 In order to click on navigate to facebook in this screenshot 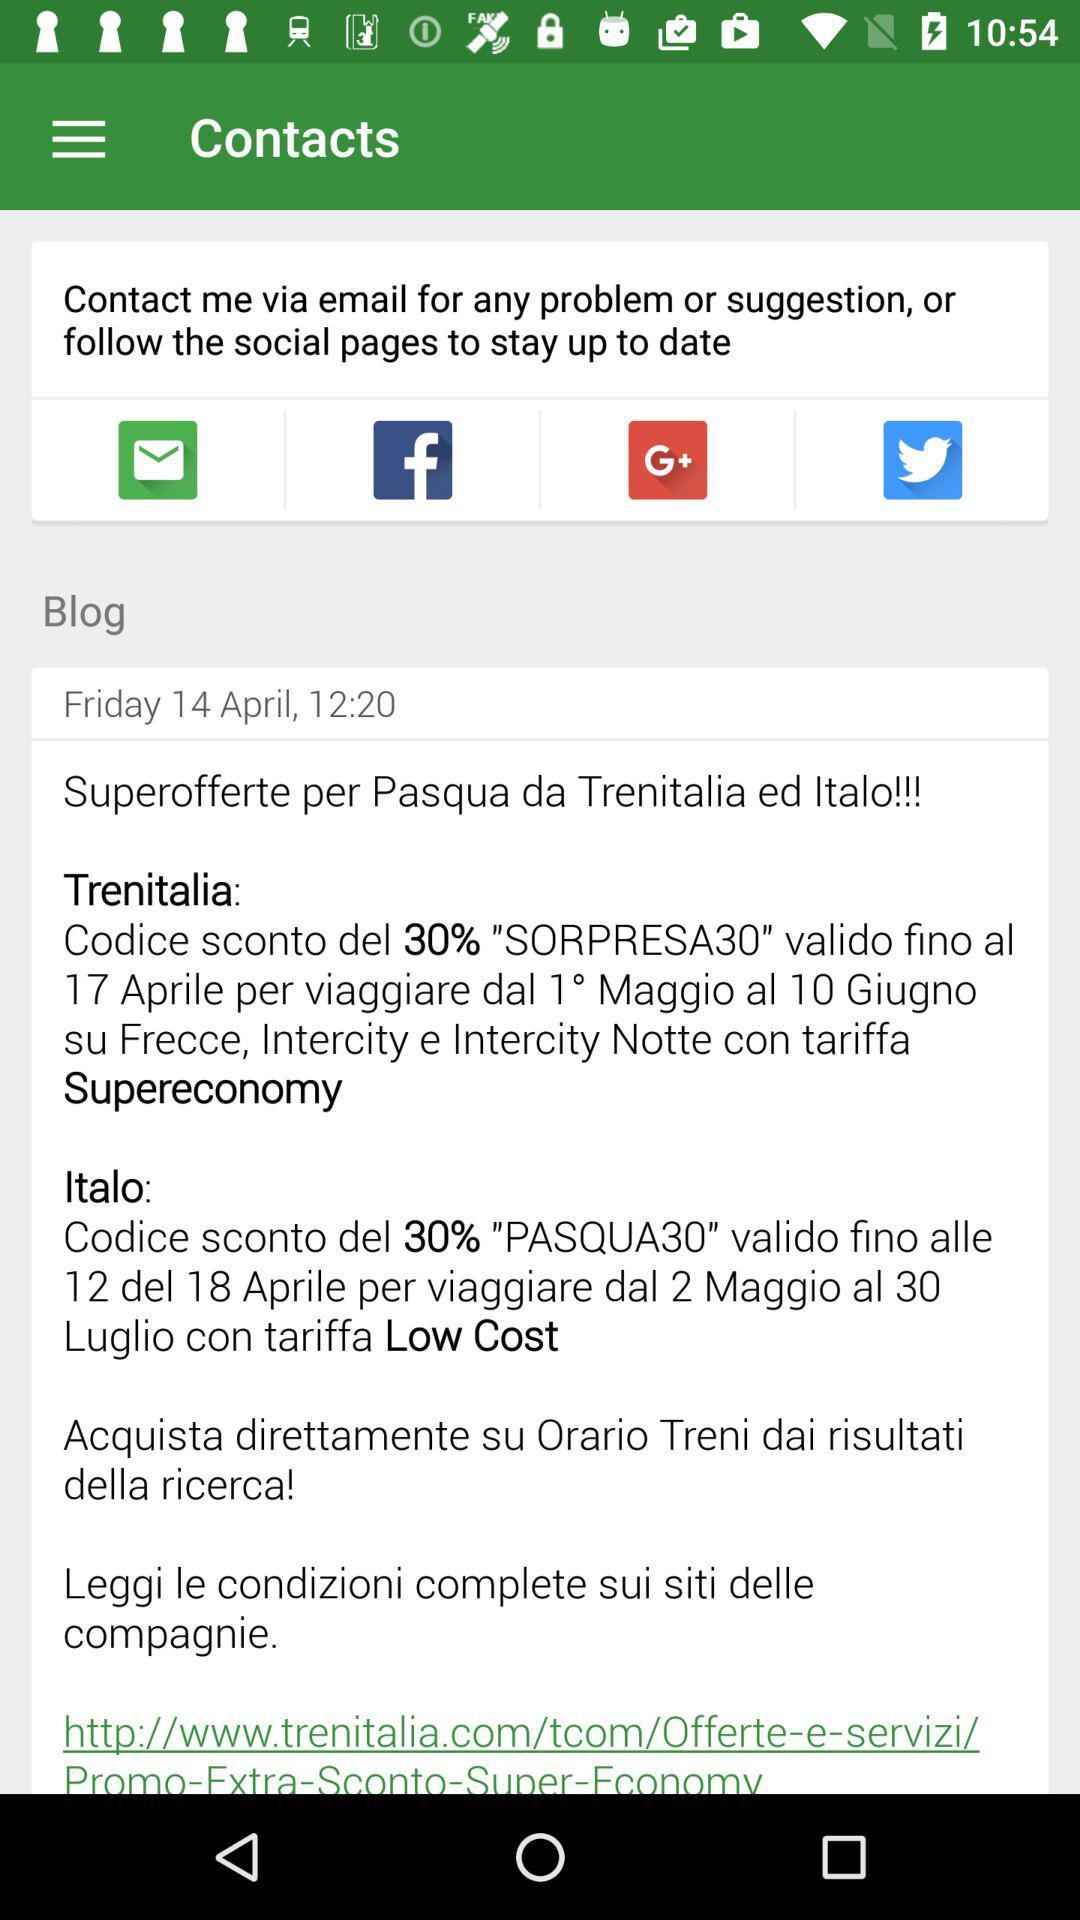, I will do `click(411, 459)`.